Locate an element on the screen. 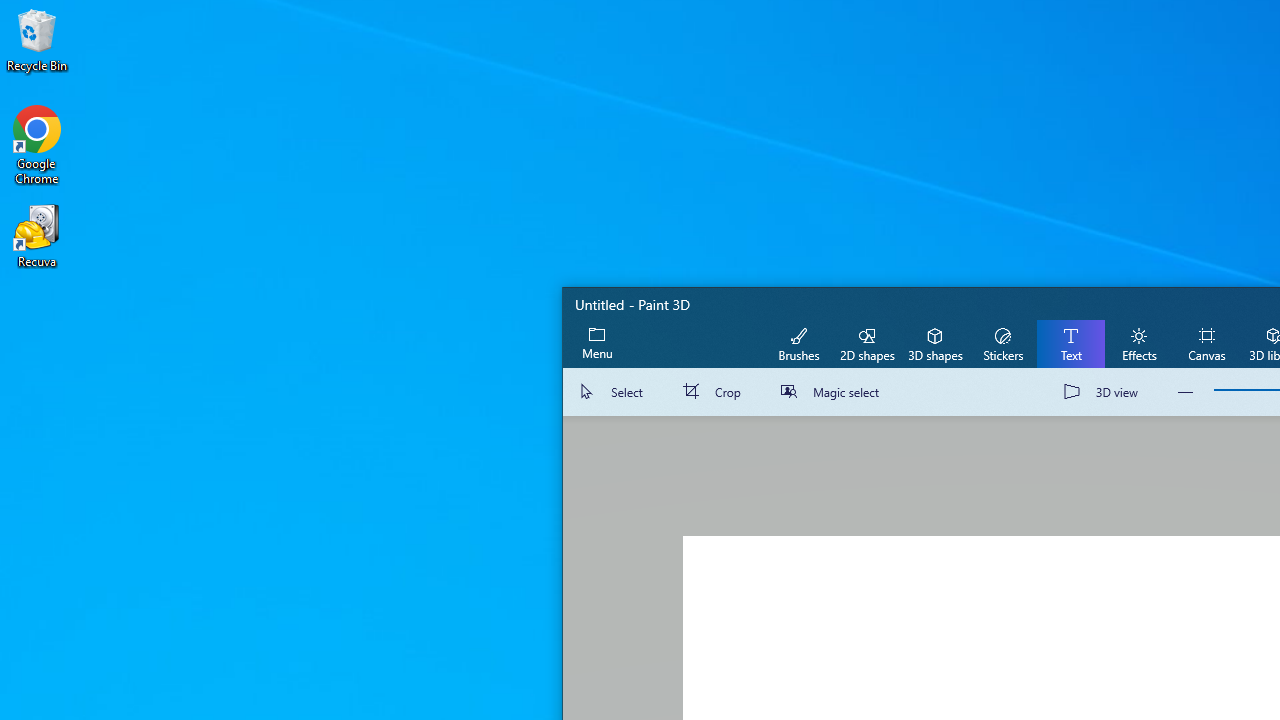 This screenshot has width=1280, height=720. 'Magic select' is located at coordinates (833, 392).